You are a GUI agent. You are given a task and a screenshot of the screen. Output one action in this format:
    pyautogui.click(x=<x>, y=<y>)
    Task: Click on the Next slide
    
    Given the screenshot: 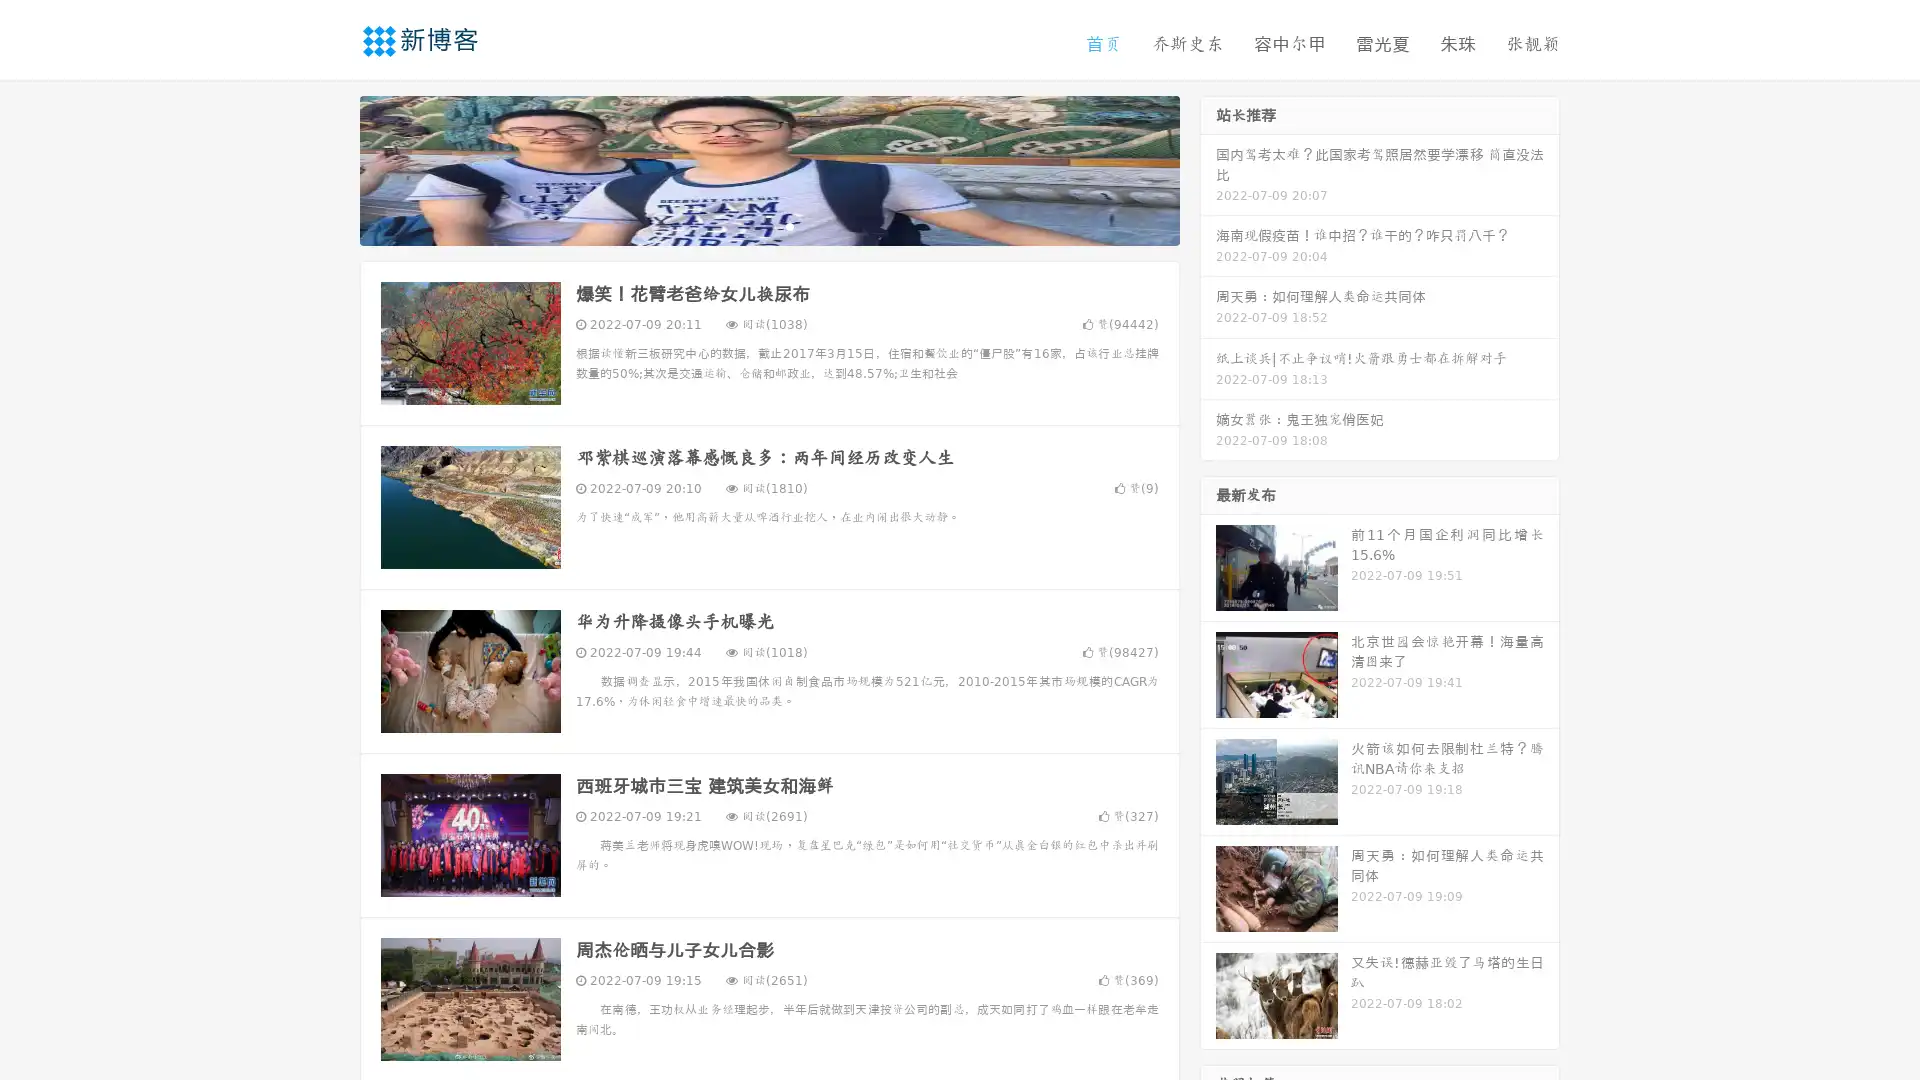 What is the action you would take?
    pyautogui.click(x=1208, y=168)
    